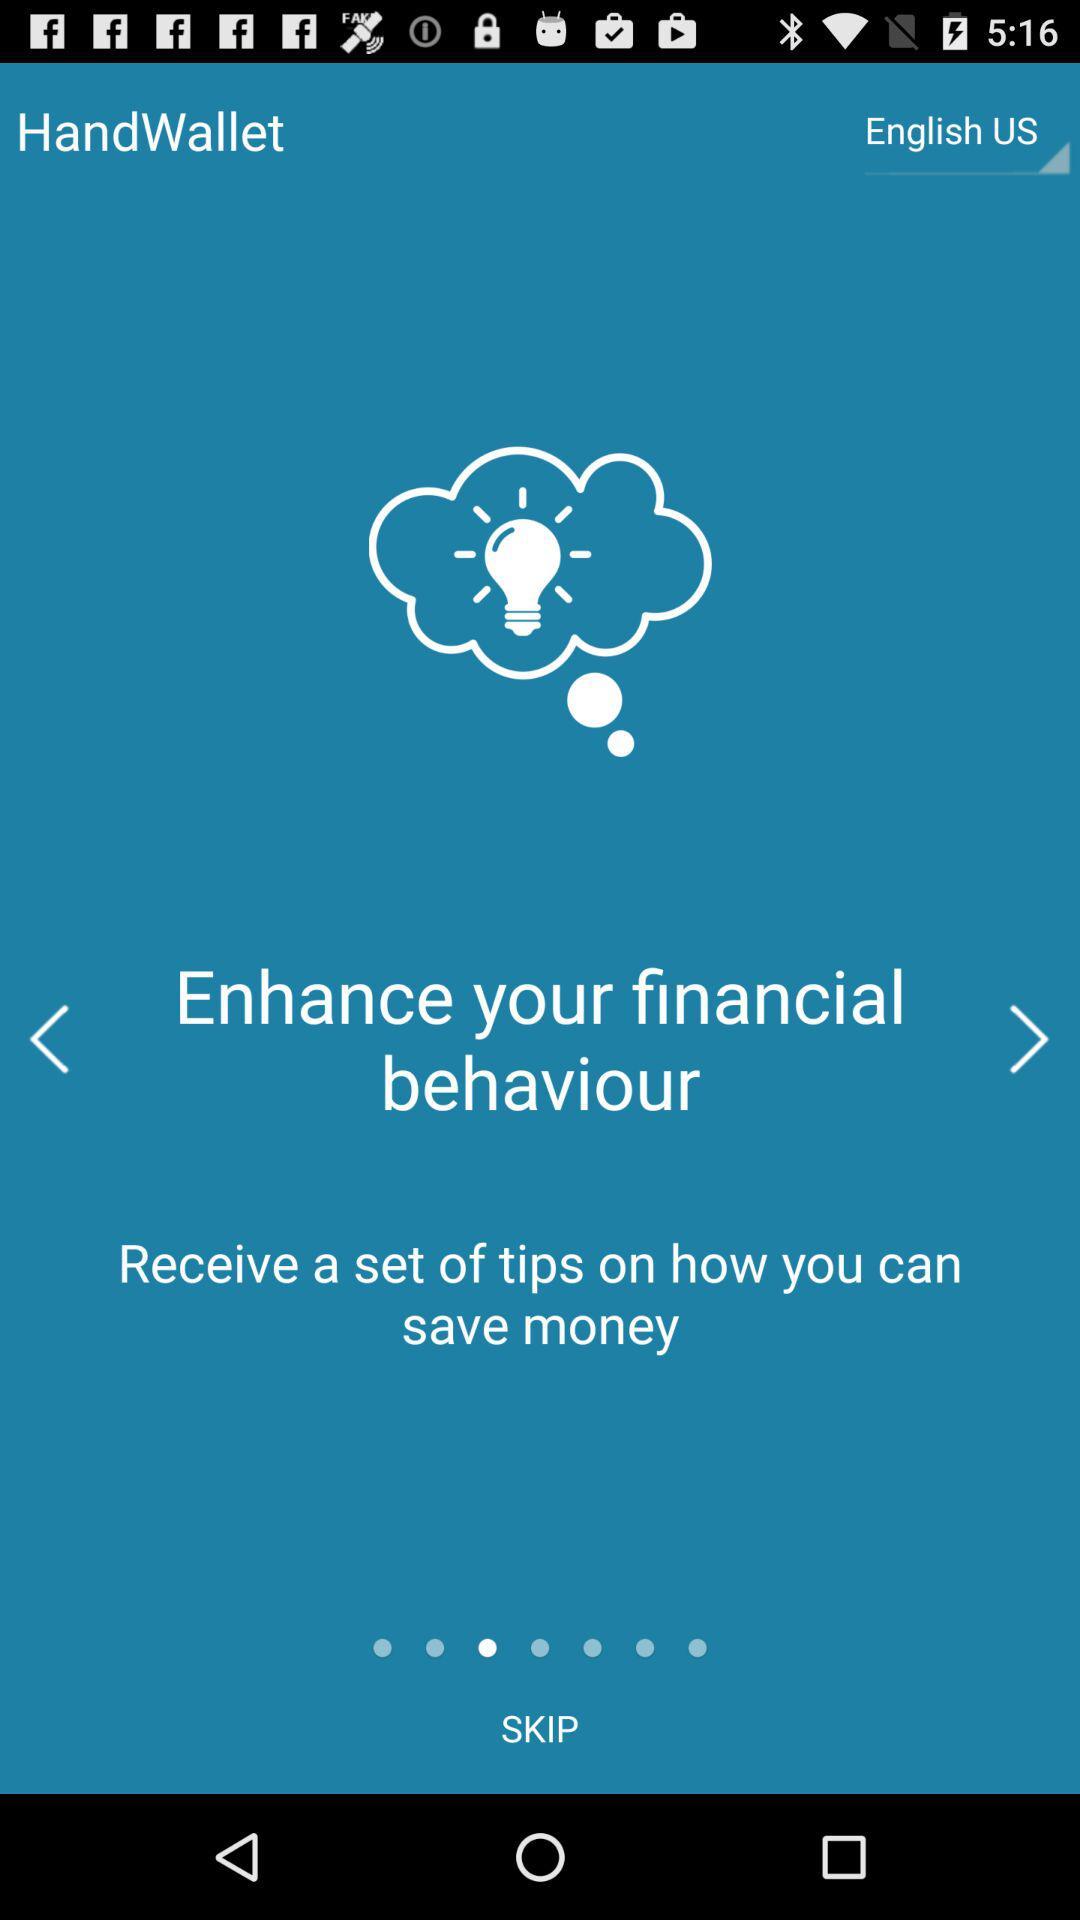  What do you see at coordinates (1030, 1111) in the screenshot?
I see `the arrow_forward icon` at bounding box center [1030, 1111].